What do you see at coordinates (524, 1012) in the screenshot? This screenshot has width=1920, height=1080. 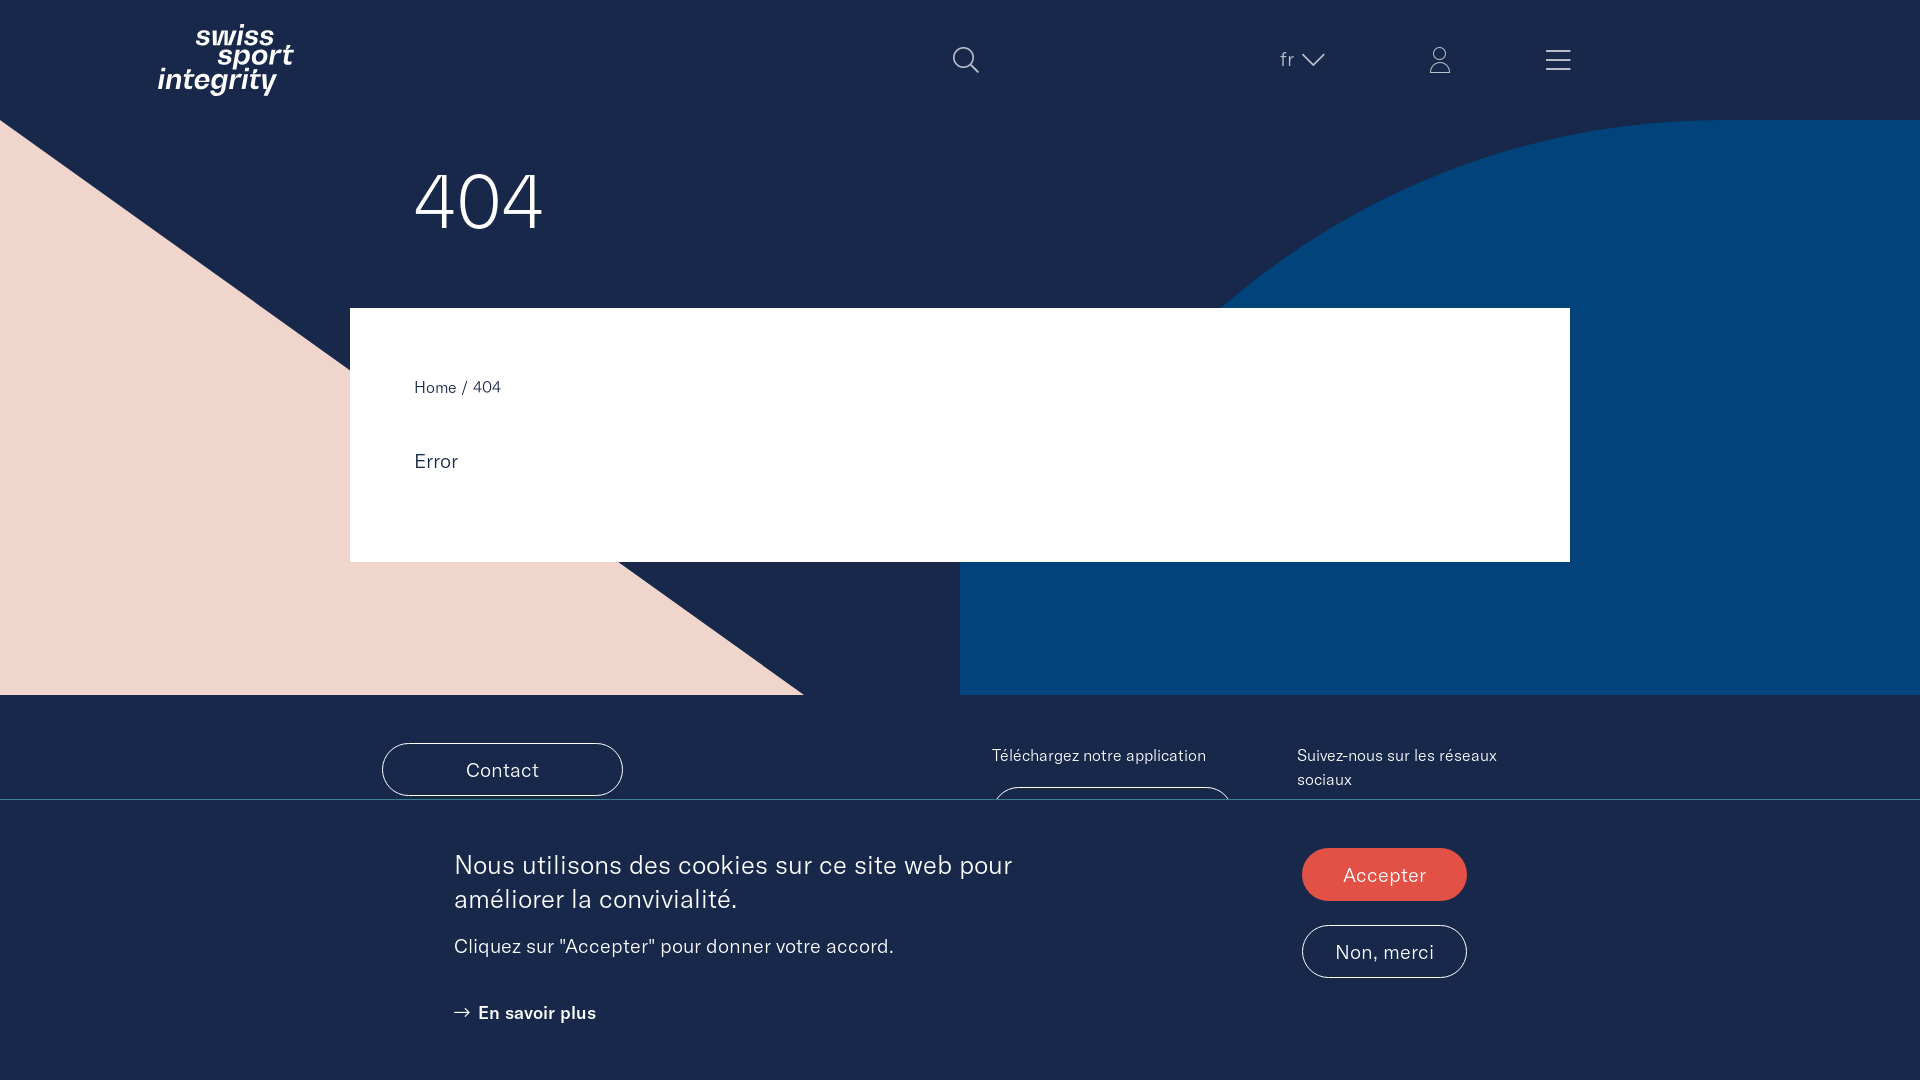 I see `'En savoir plus'` at bounding box center [524, 1012].